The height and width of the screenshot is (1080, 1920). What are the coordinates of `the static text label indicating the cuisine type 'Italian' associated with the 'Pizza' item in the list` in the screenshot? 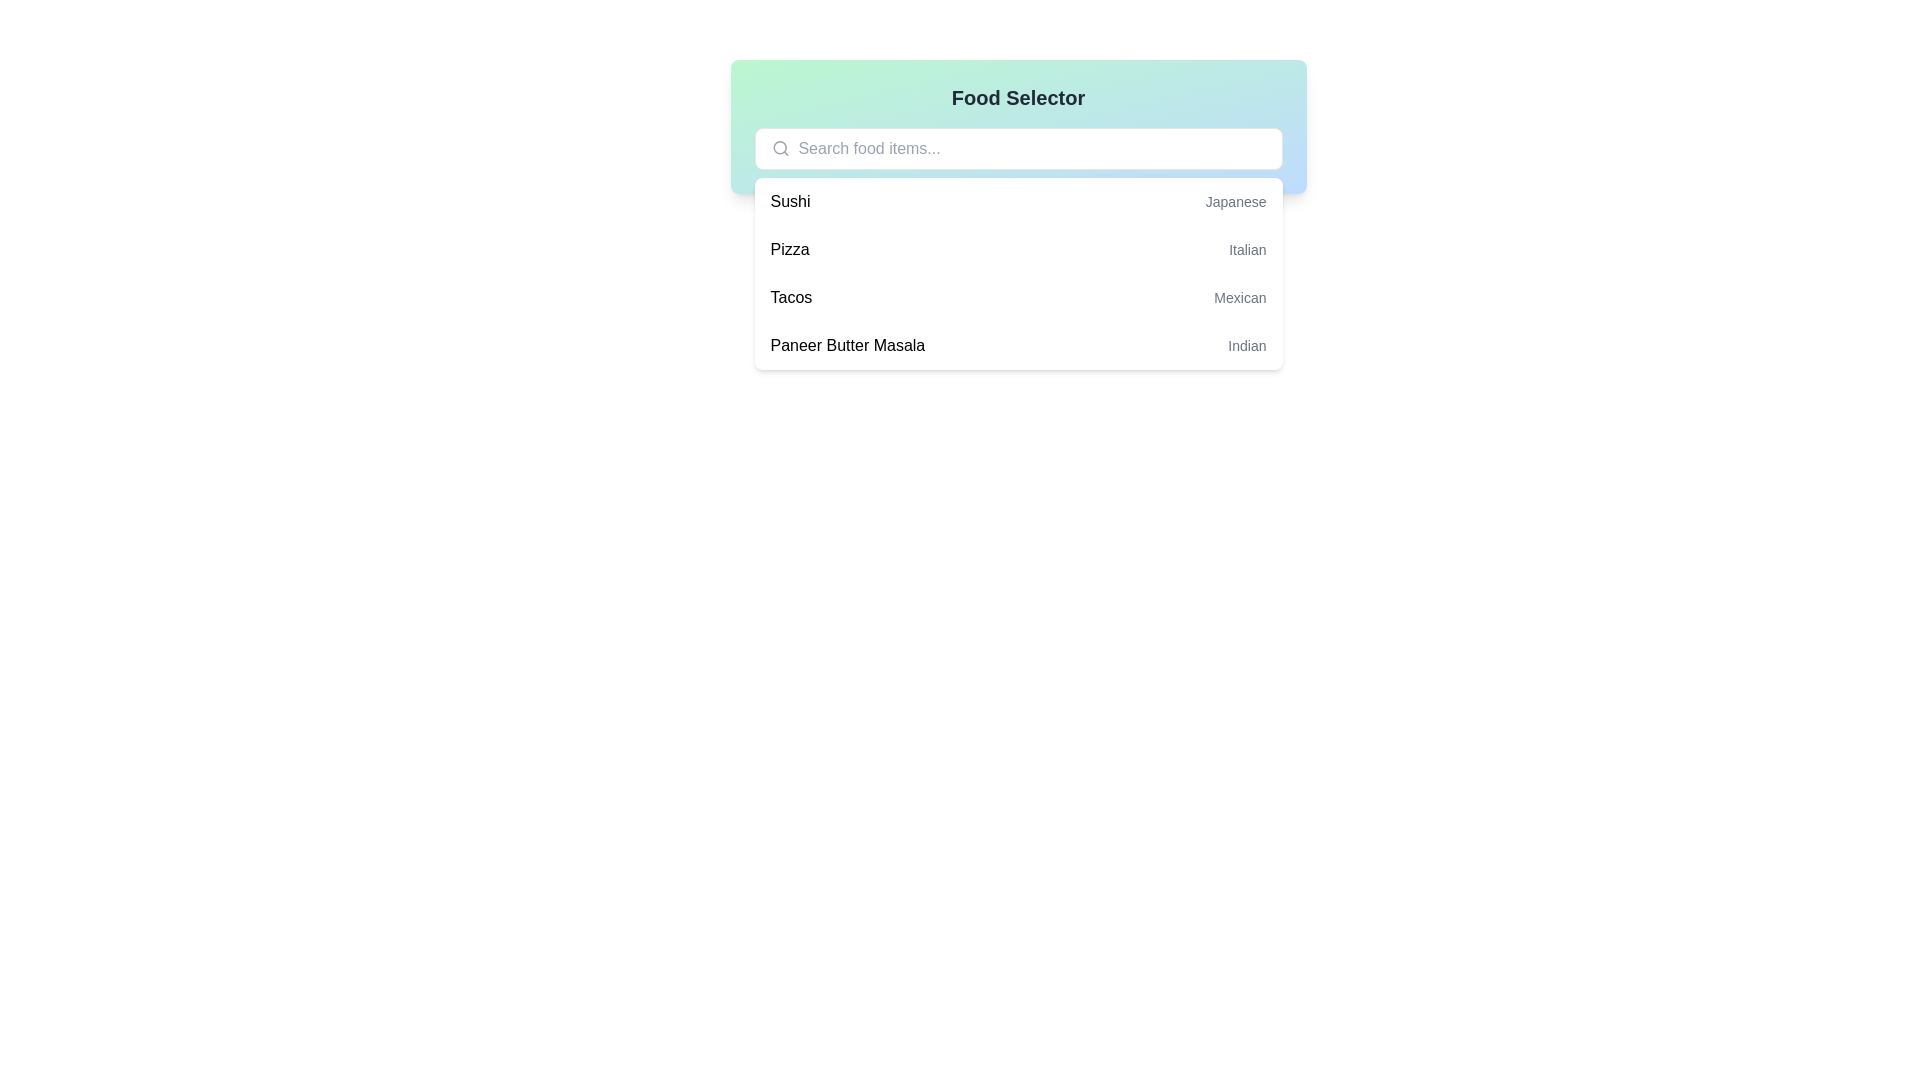 It's located at (1246, 249).